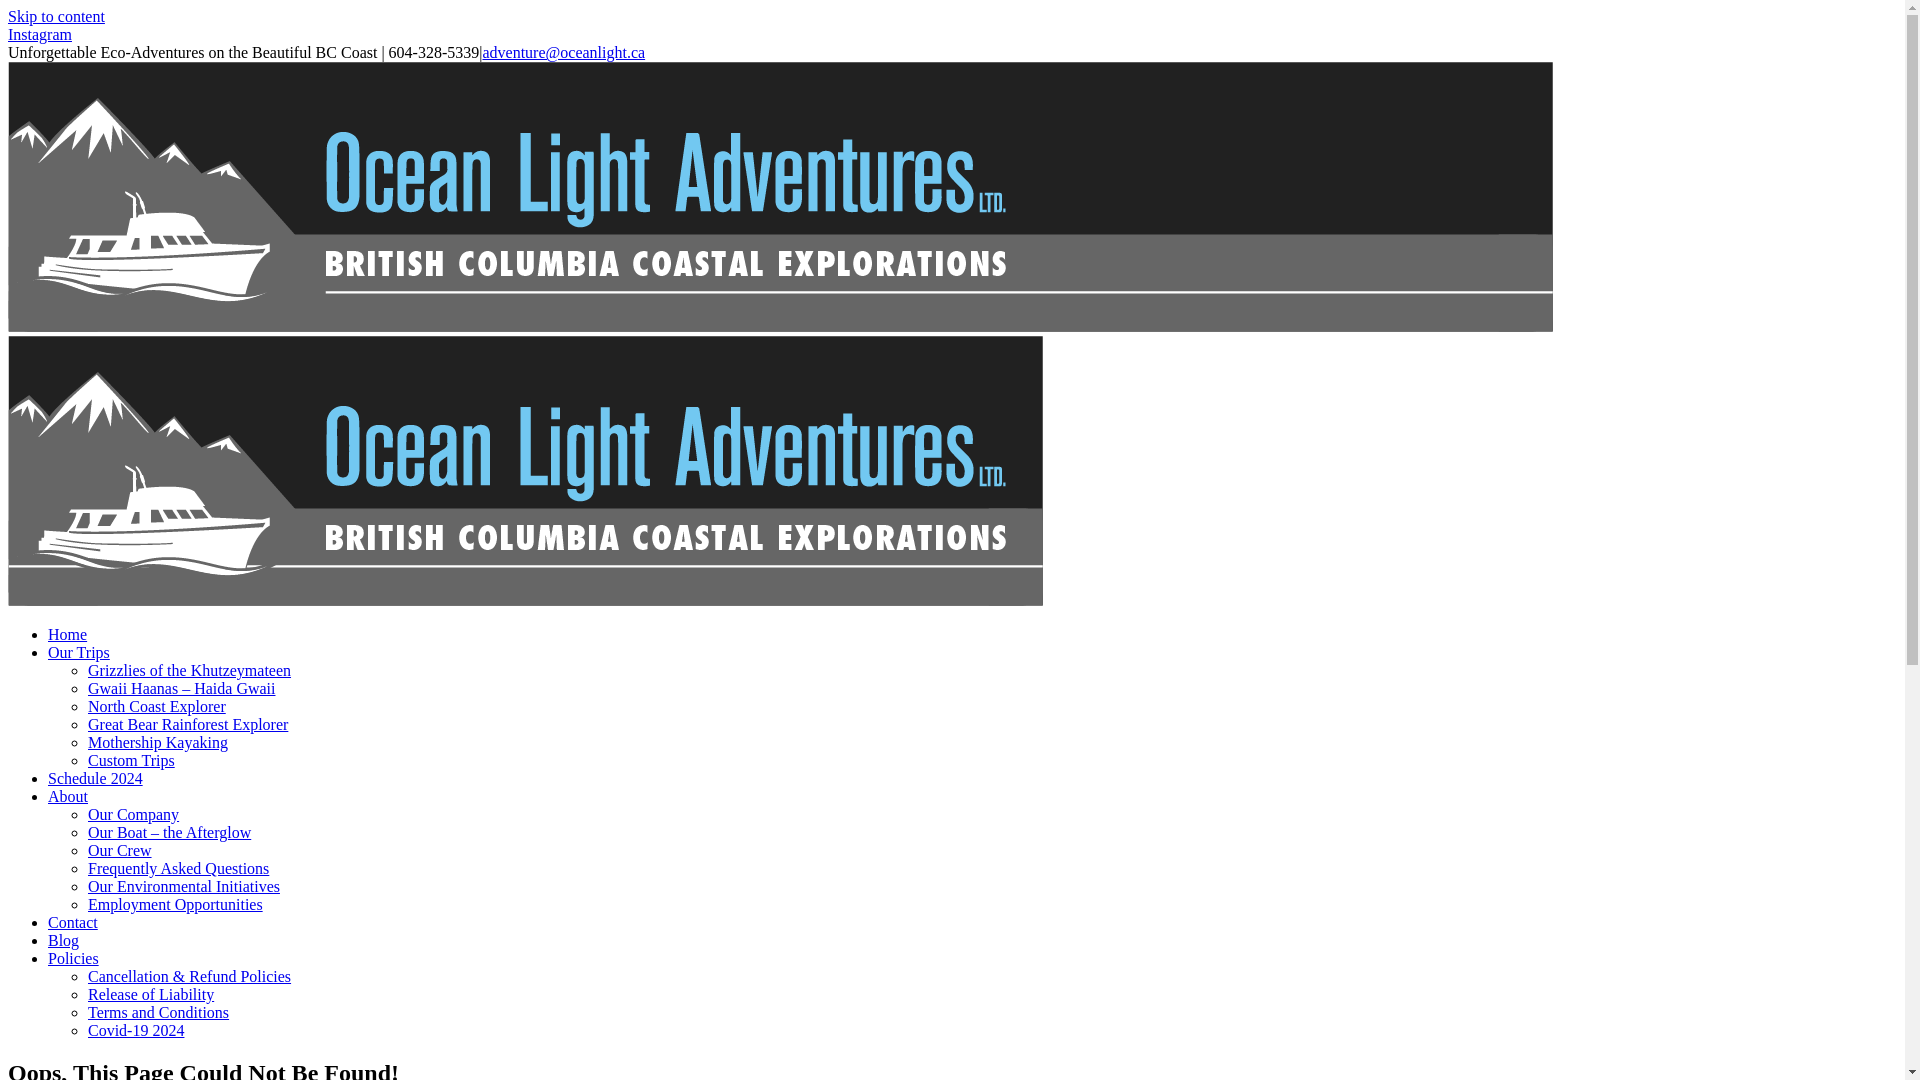  I want to click on 'Terms and Conditions', so click(157, 1012).